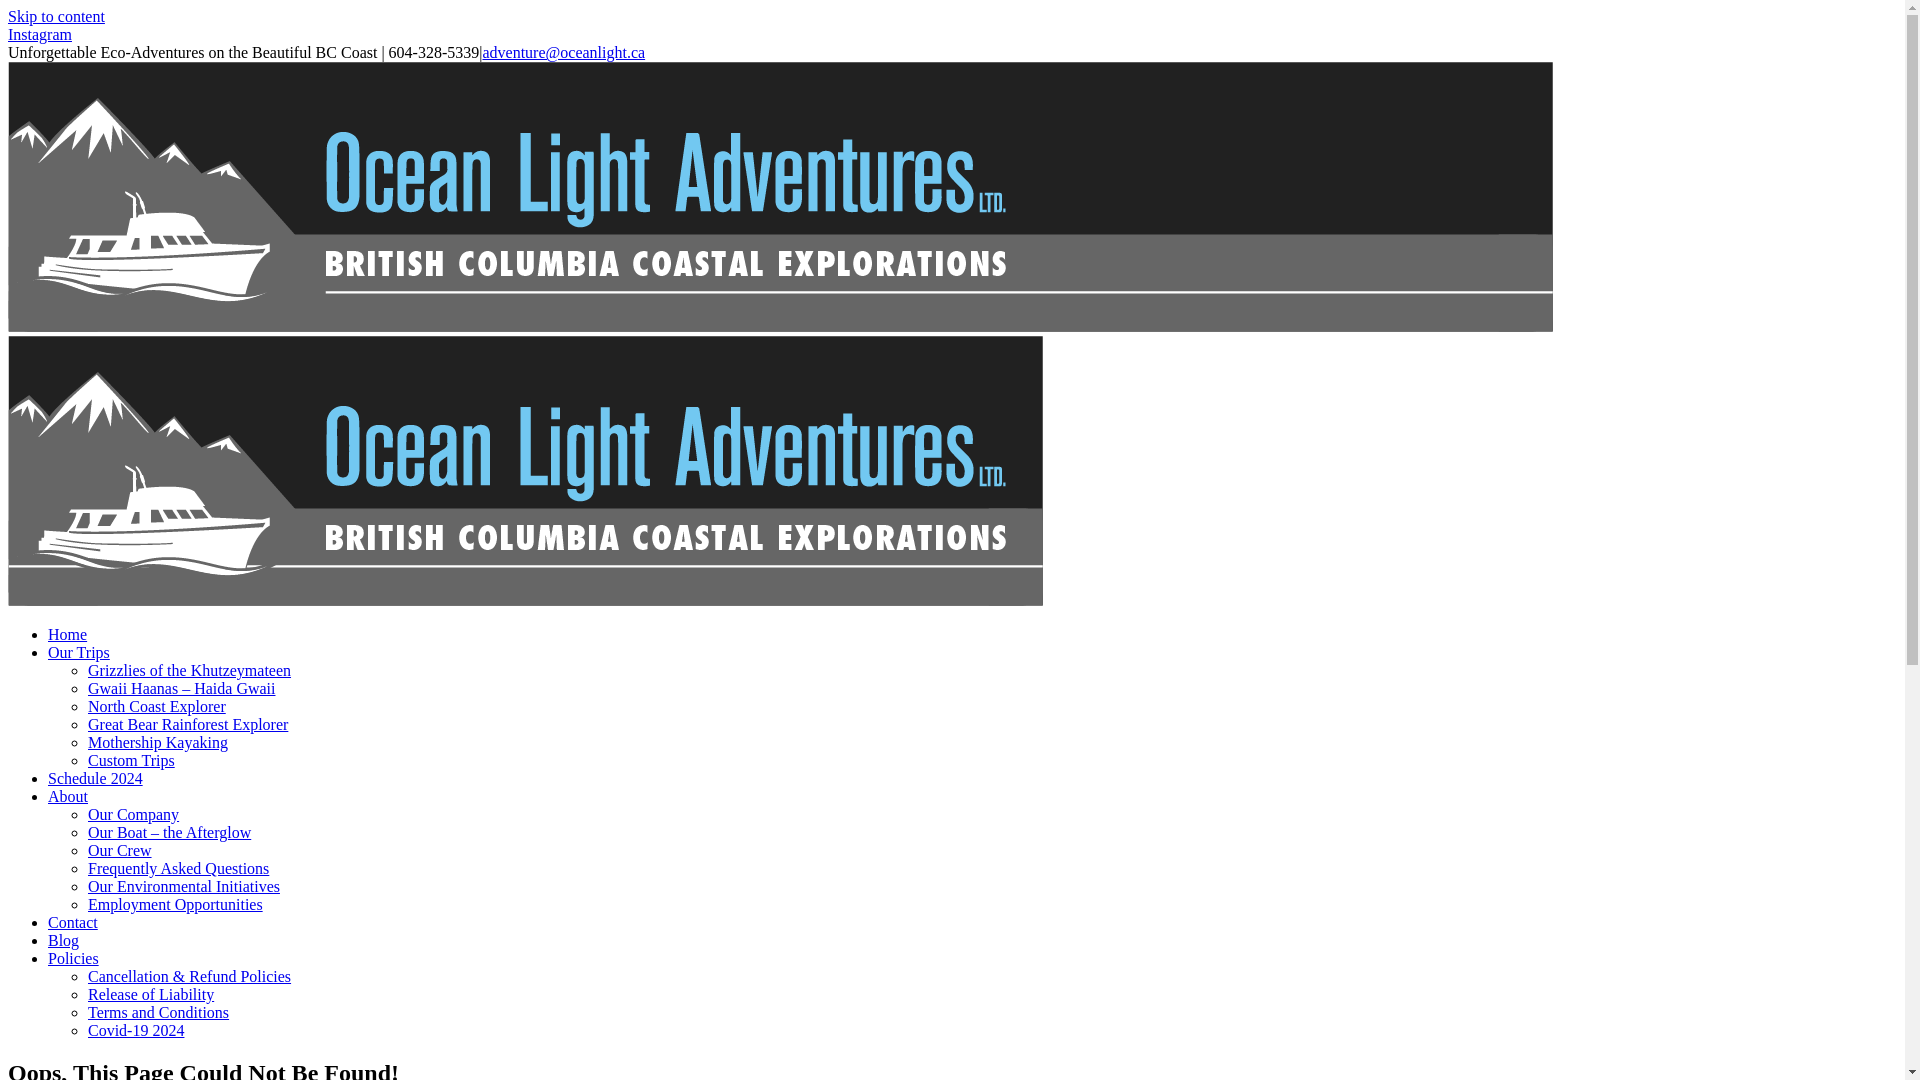  I want to click on 'Terms and Conditions', so click(157, 1012).